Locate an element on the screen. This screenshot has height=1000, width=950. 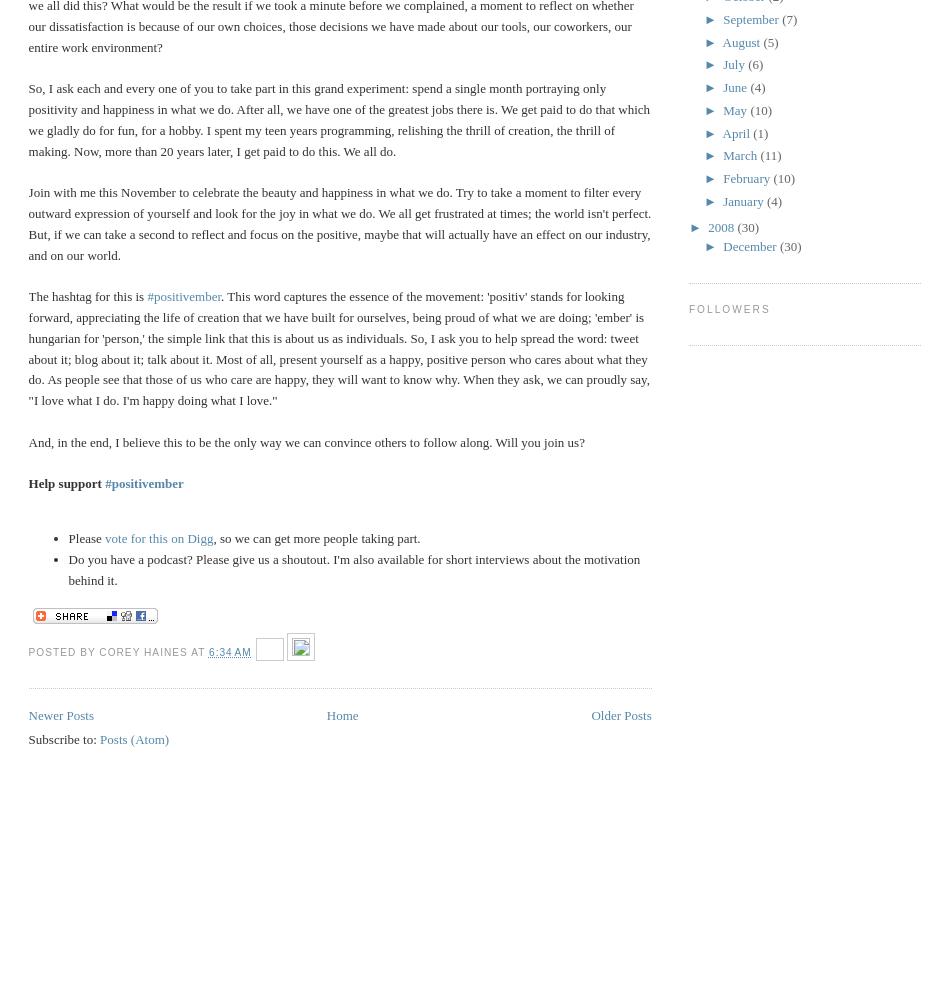
'Home' is located at coordinates (325, 714).